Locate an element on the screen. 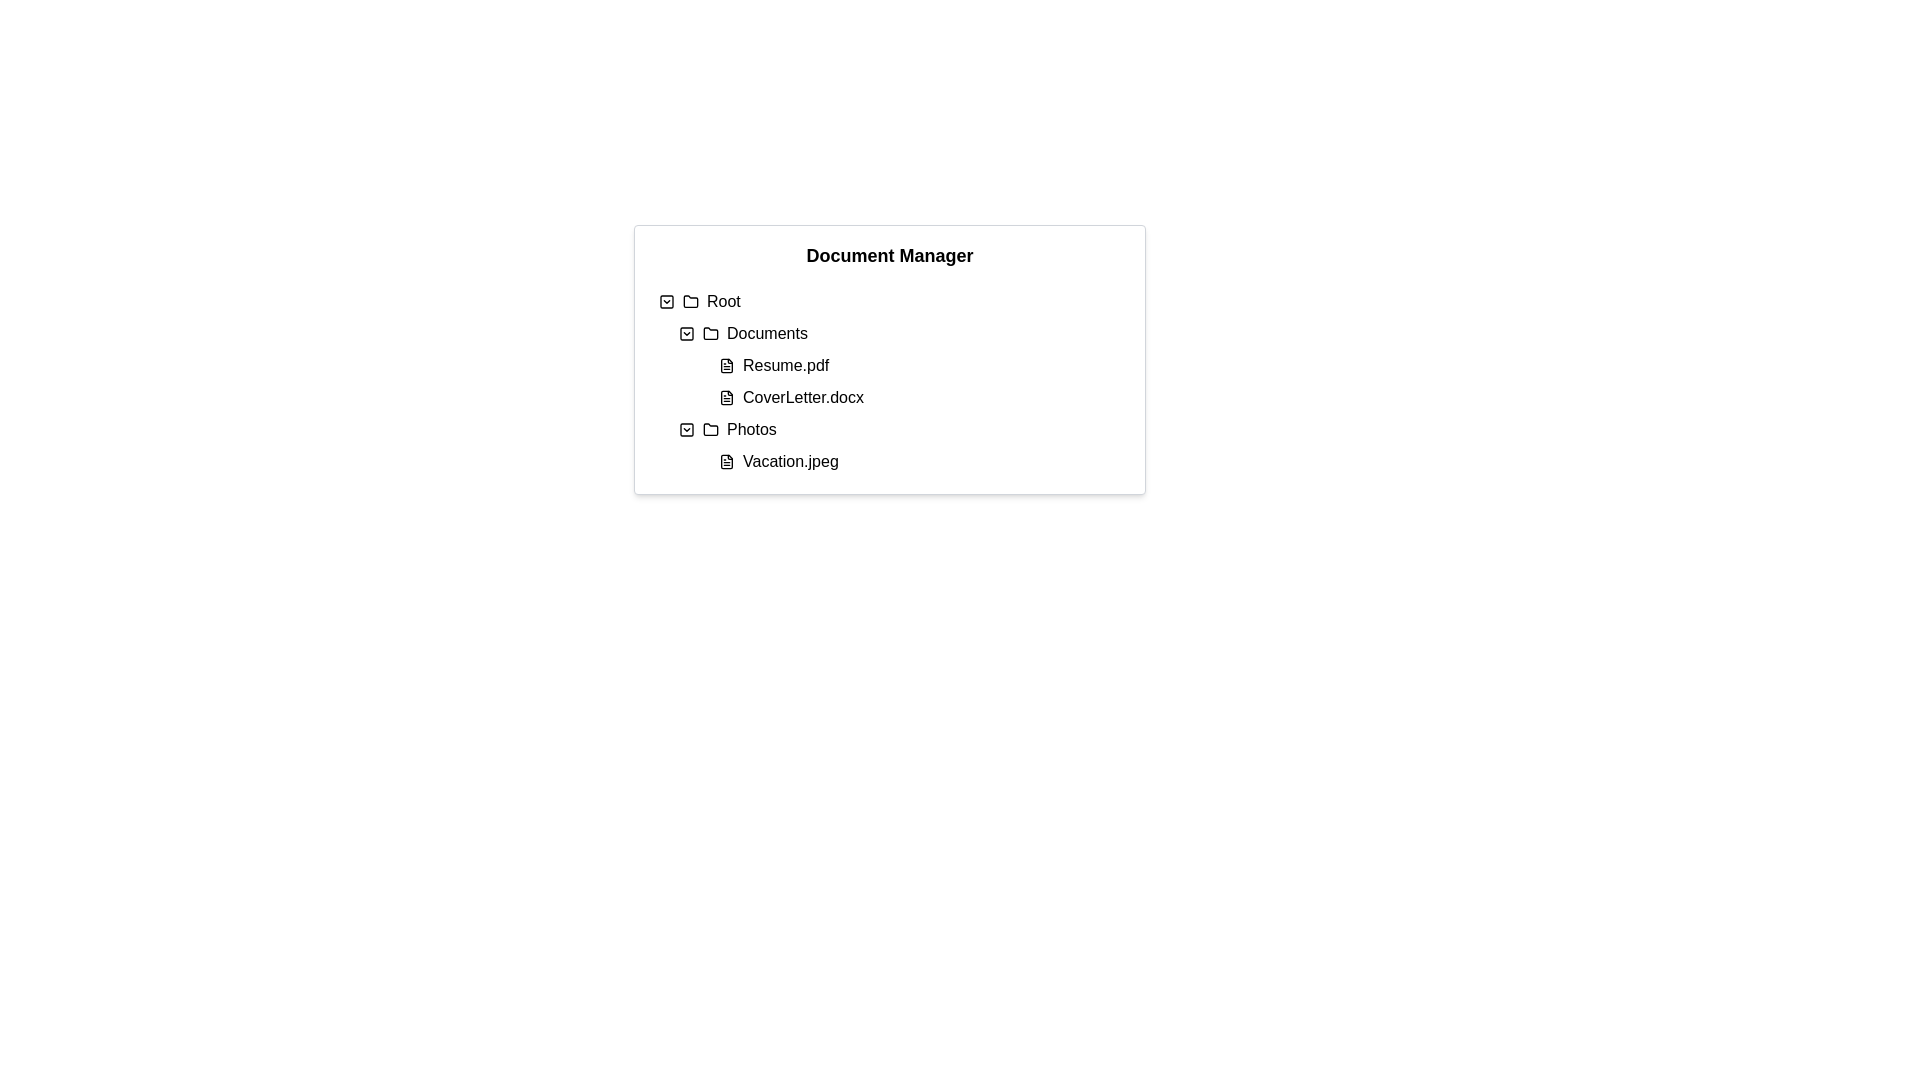 The height and width of the screenshot is (1080, 1920). the file-type indicator icon for 'Resume.pdf', which is positioned to the left of the text and located below the 'Documents' folder heading is located at coordinates (725, 366).